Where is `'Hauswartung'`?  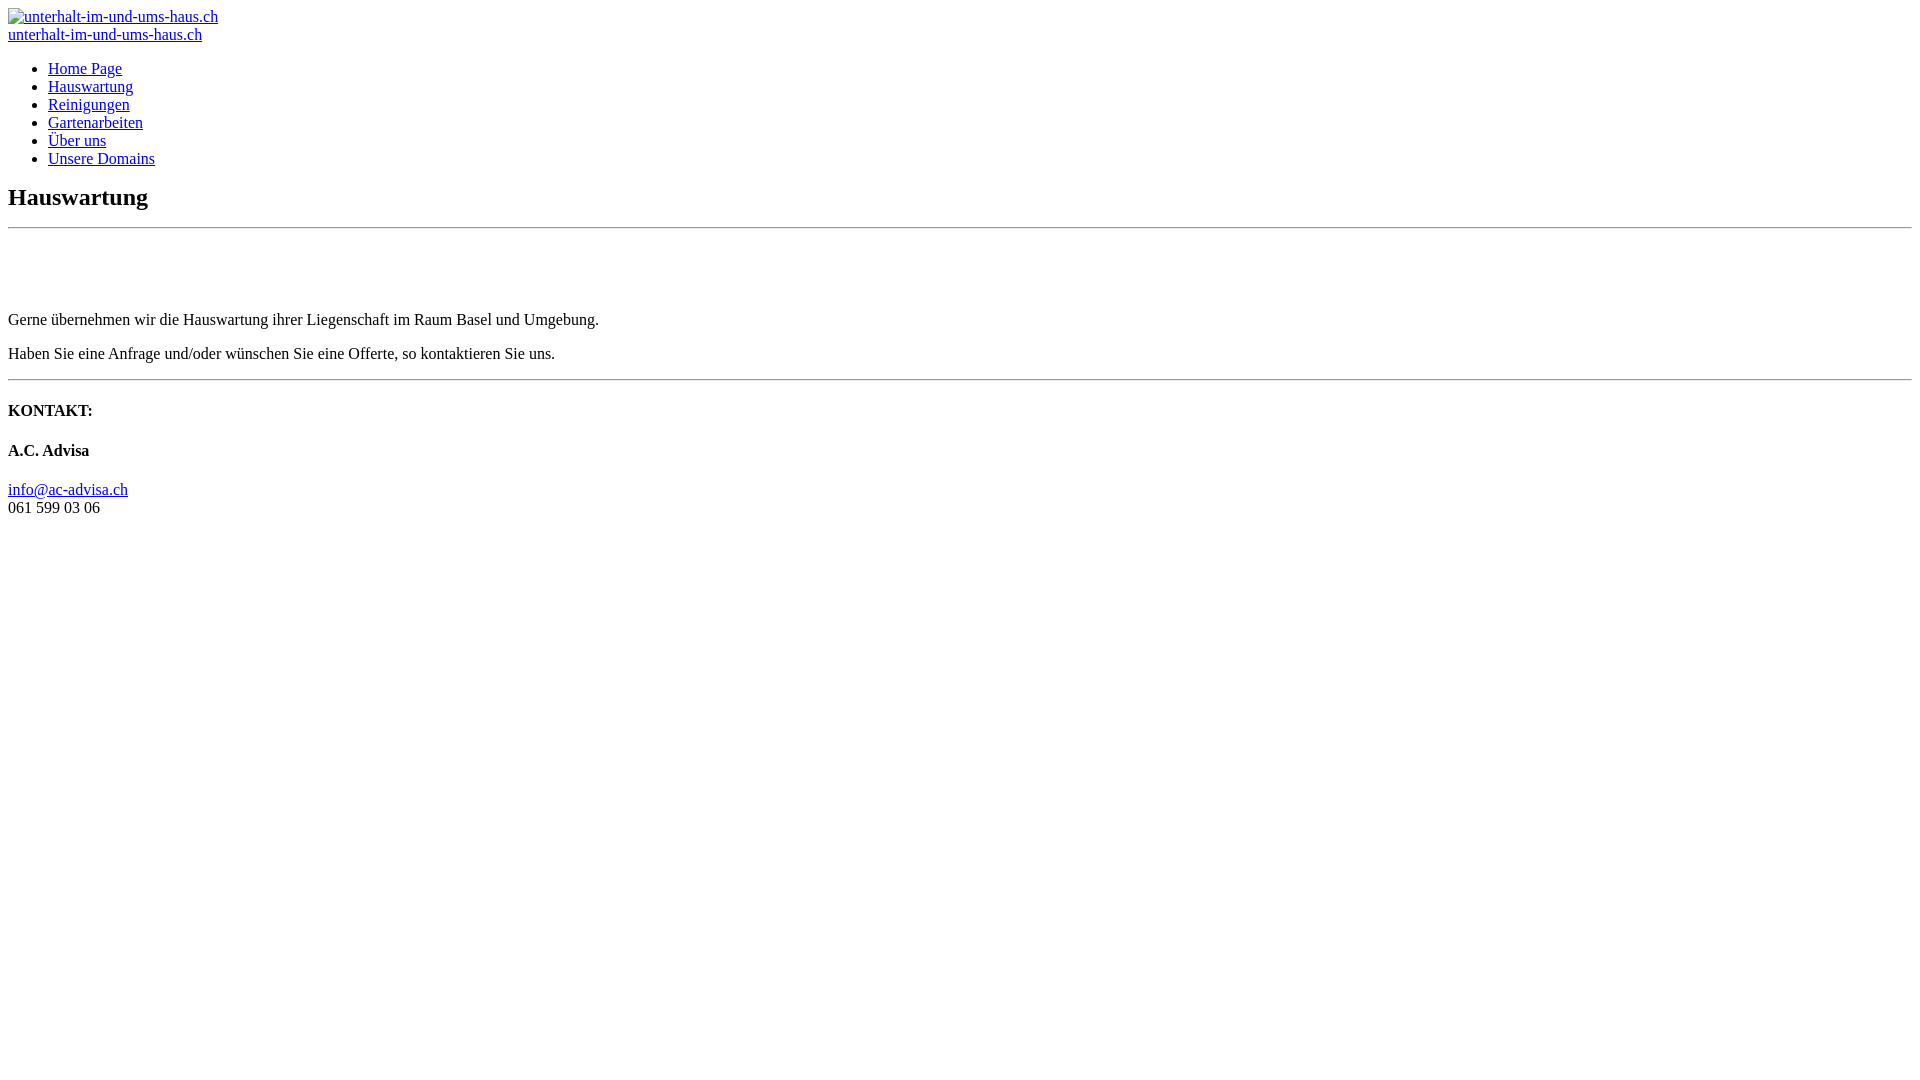 'Hauswartung' is located at coordinates (48, 85).